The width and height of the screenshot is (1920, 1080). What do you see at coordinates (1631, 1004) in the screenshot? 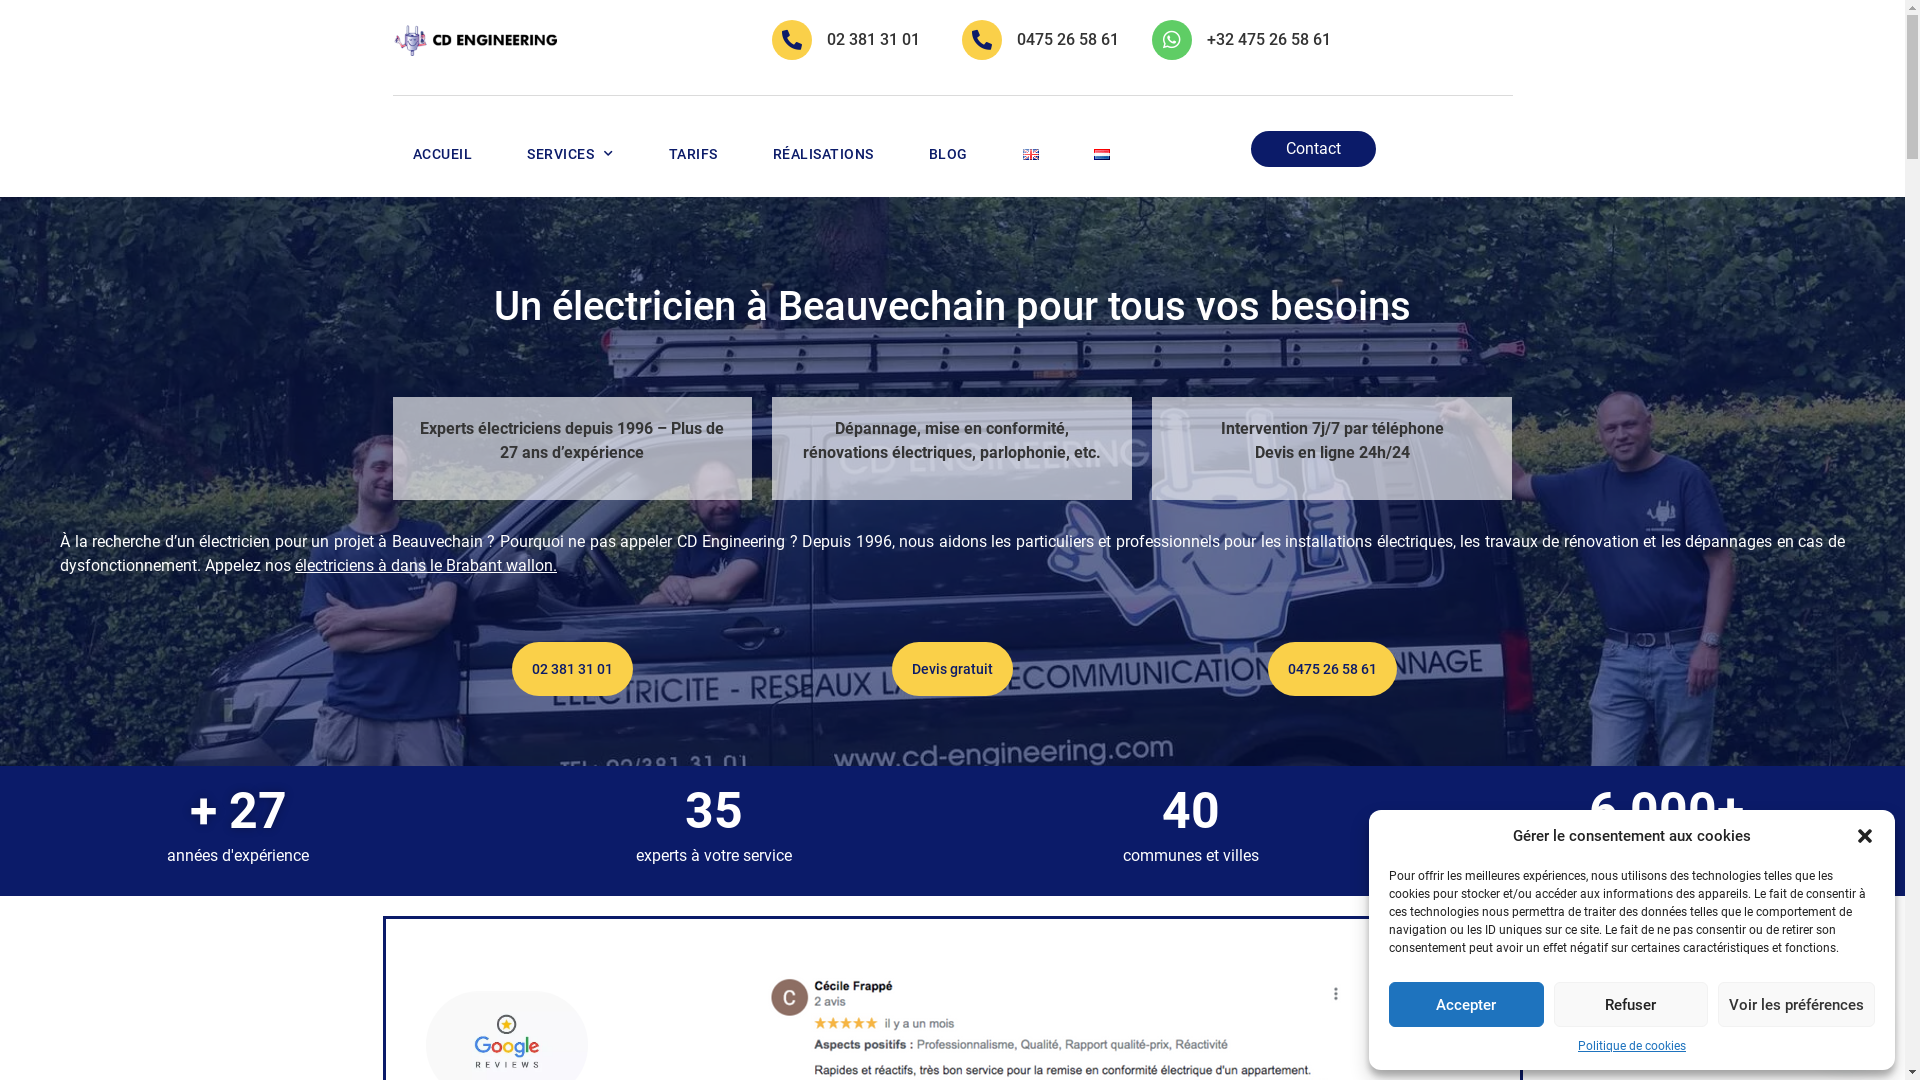
I see `'Refuser'` at bounding box center [1631, 1004].